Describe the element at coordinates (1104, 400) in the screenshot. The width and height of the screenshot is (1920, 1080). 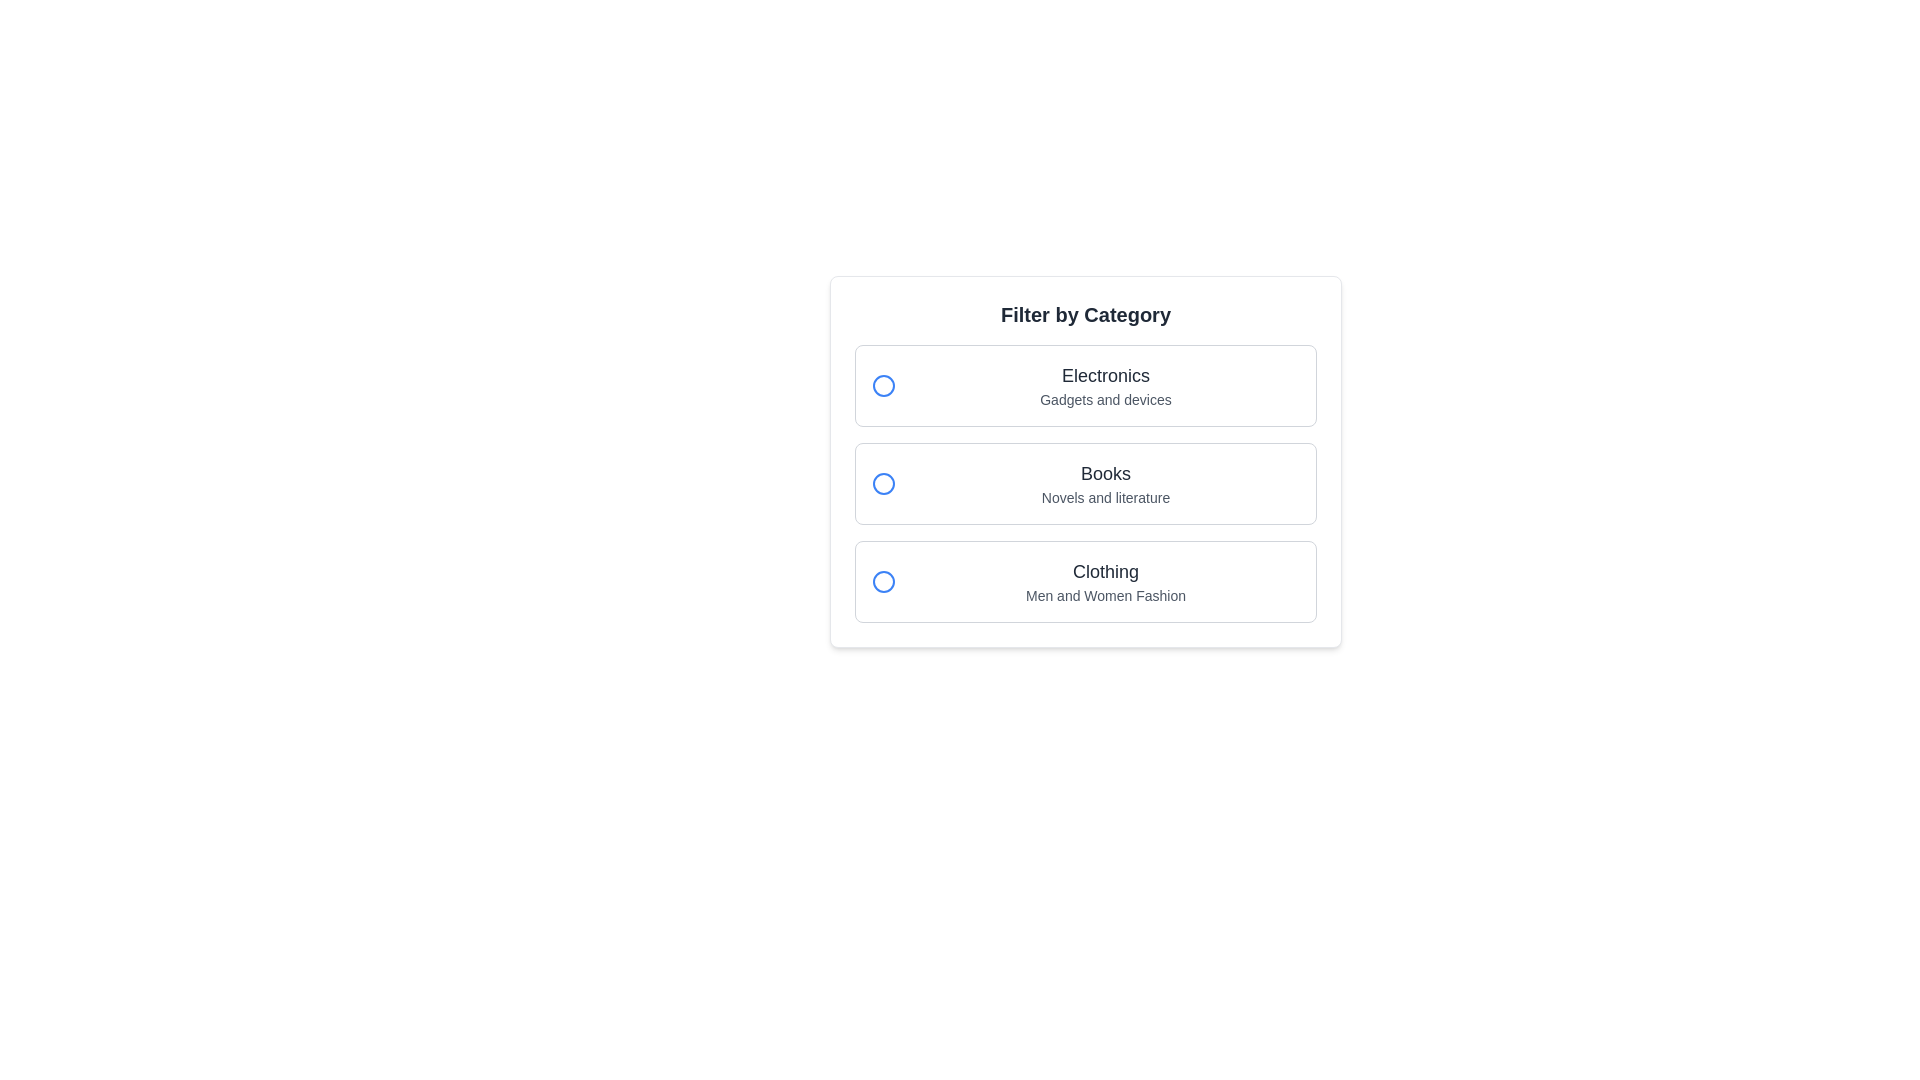
I see `the text label reading 'Gadgets and devices', which is styled in gray and positioned below the heading 'Electronics' in the filter options` at that location.